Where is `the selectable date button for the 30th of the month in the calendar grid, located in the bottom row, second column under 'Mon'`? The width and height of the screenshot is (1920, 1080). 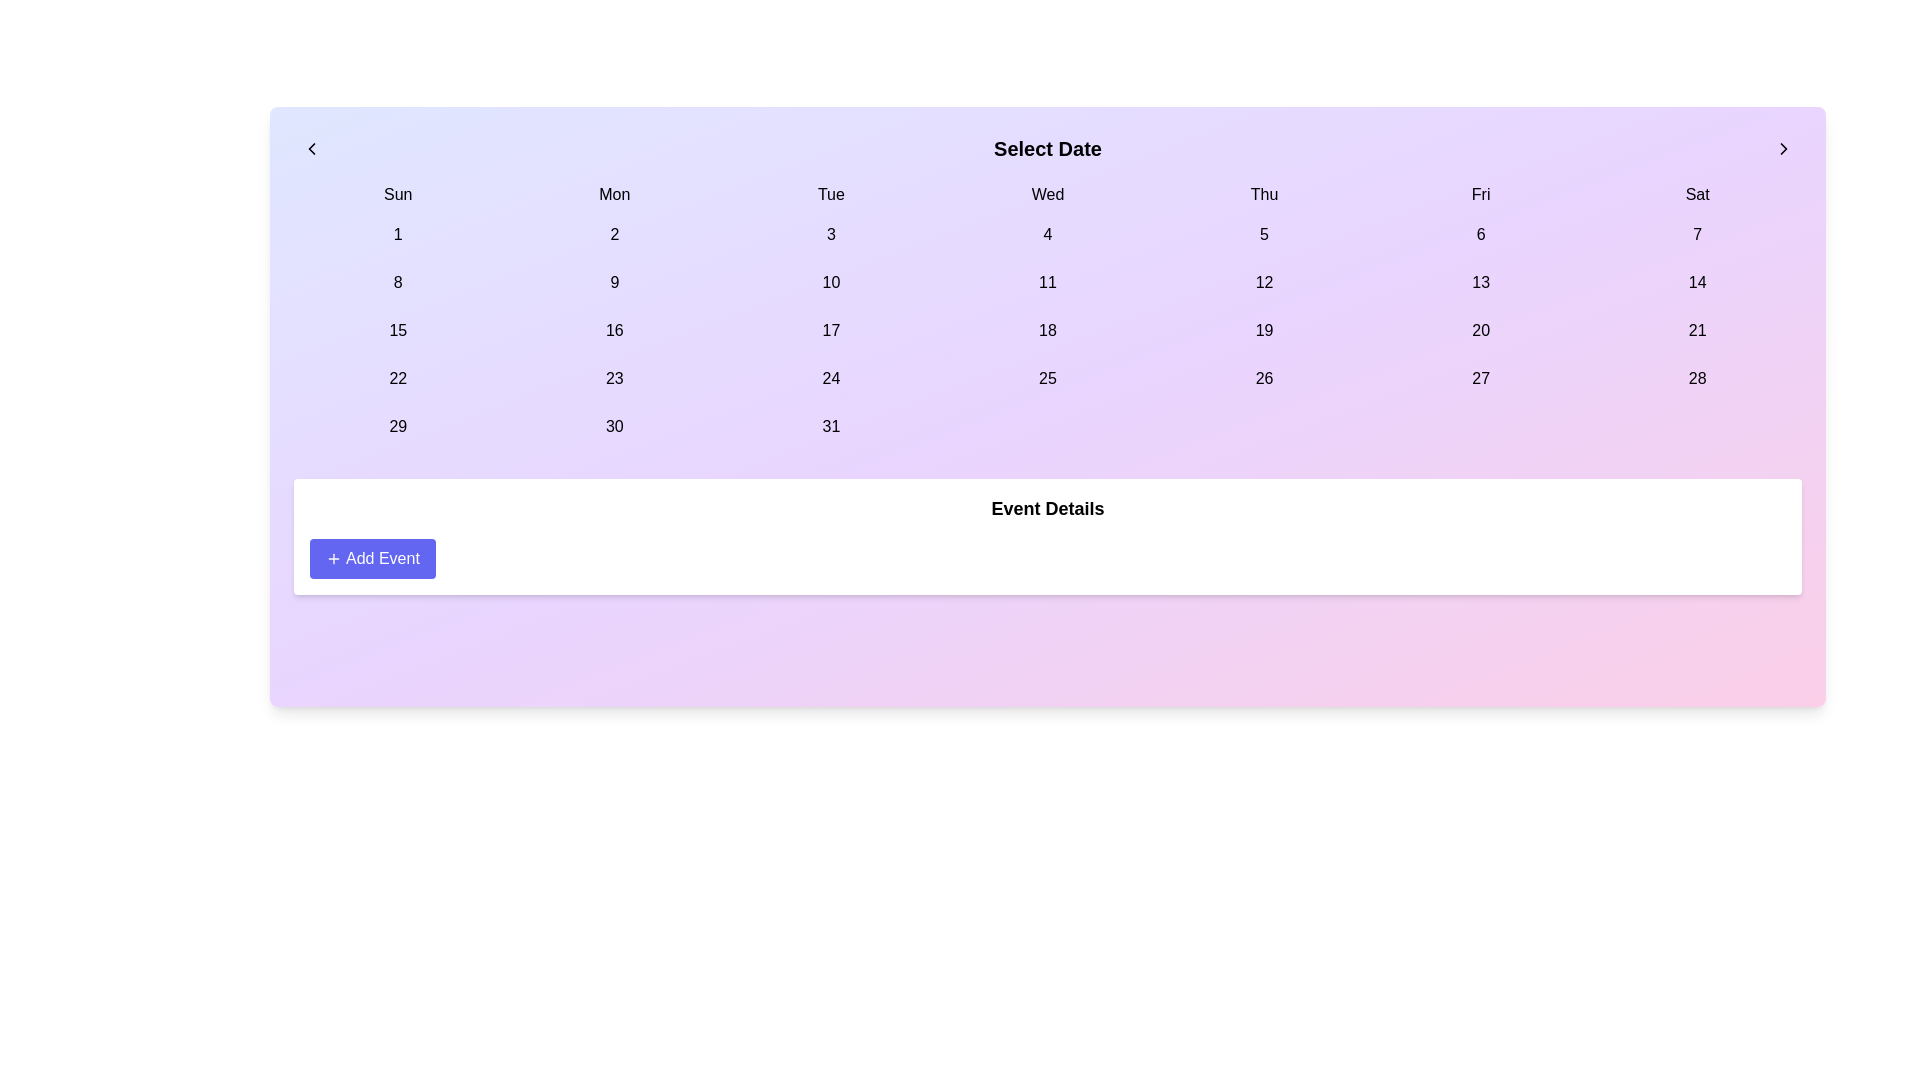 the selectable date button for the 30th of the month in the calendar grid, located in the bottom row, second column under 'Mon' is located at coordinates (613, 426).